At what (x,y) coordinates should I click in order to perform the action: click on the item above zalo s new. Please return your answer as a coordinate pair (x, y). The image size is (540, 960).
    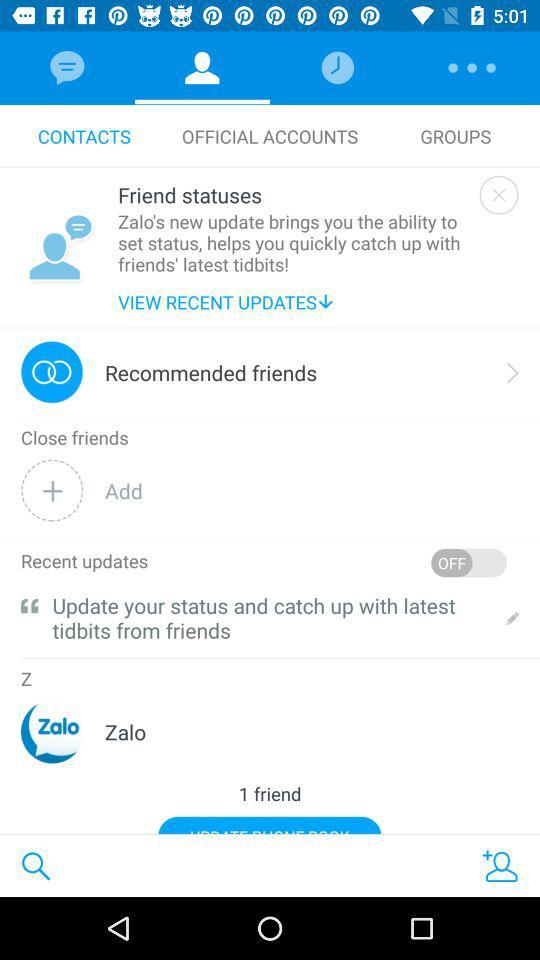
    Looking at the image, I should click on (293, 194).